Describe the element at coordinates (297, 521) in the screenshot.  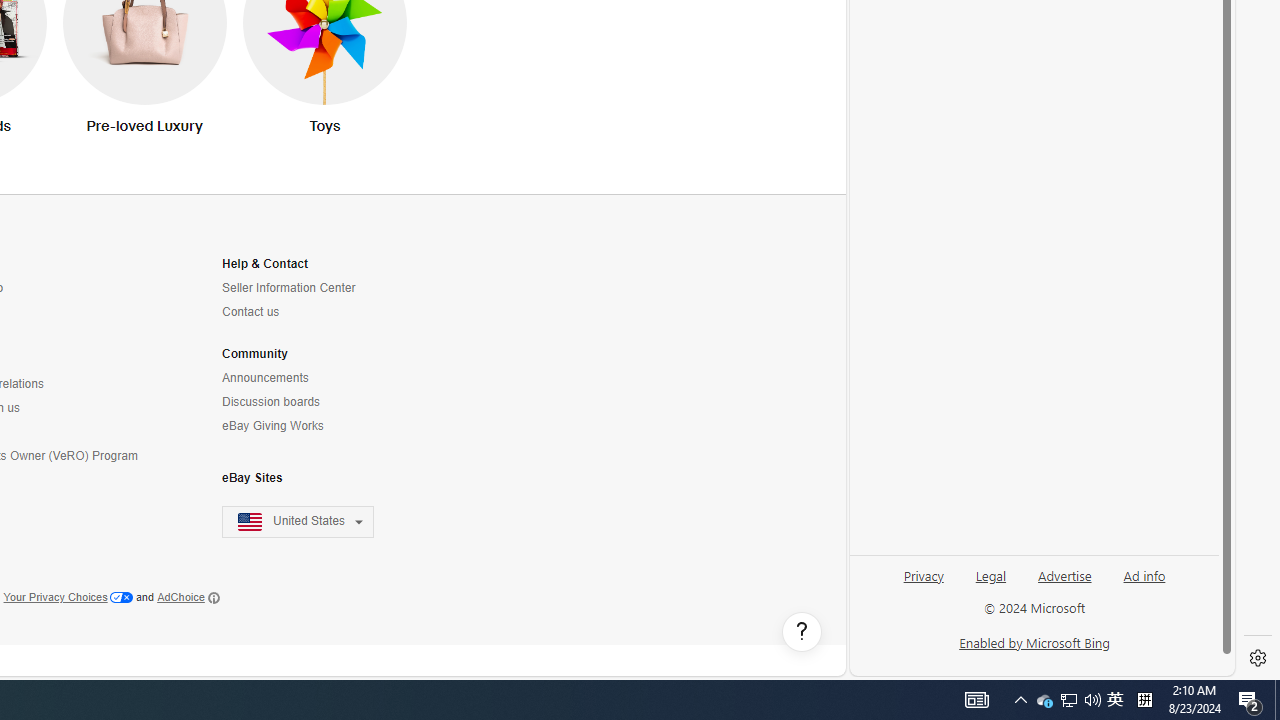
I see `'eBay sites,United States'` at that location.